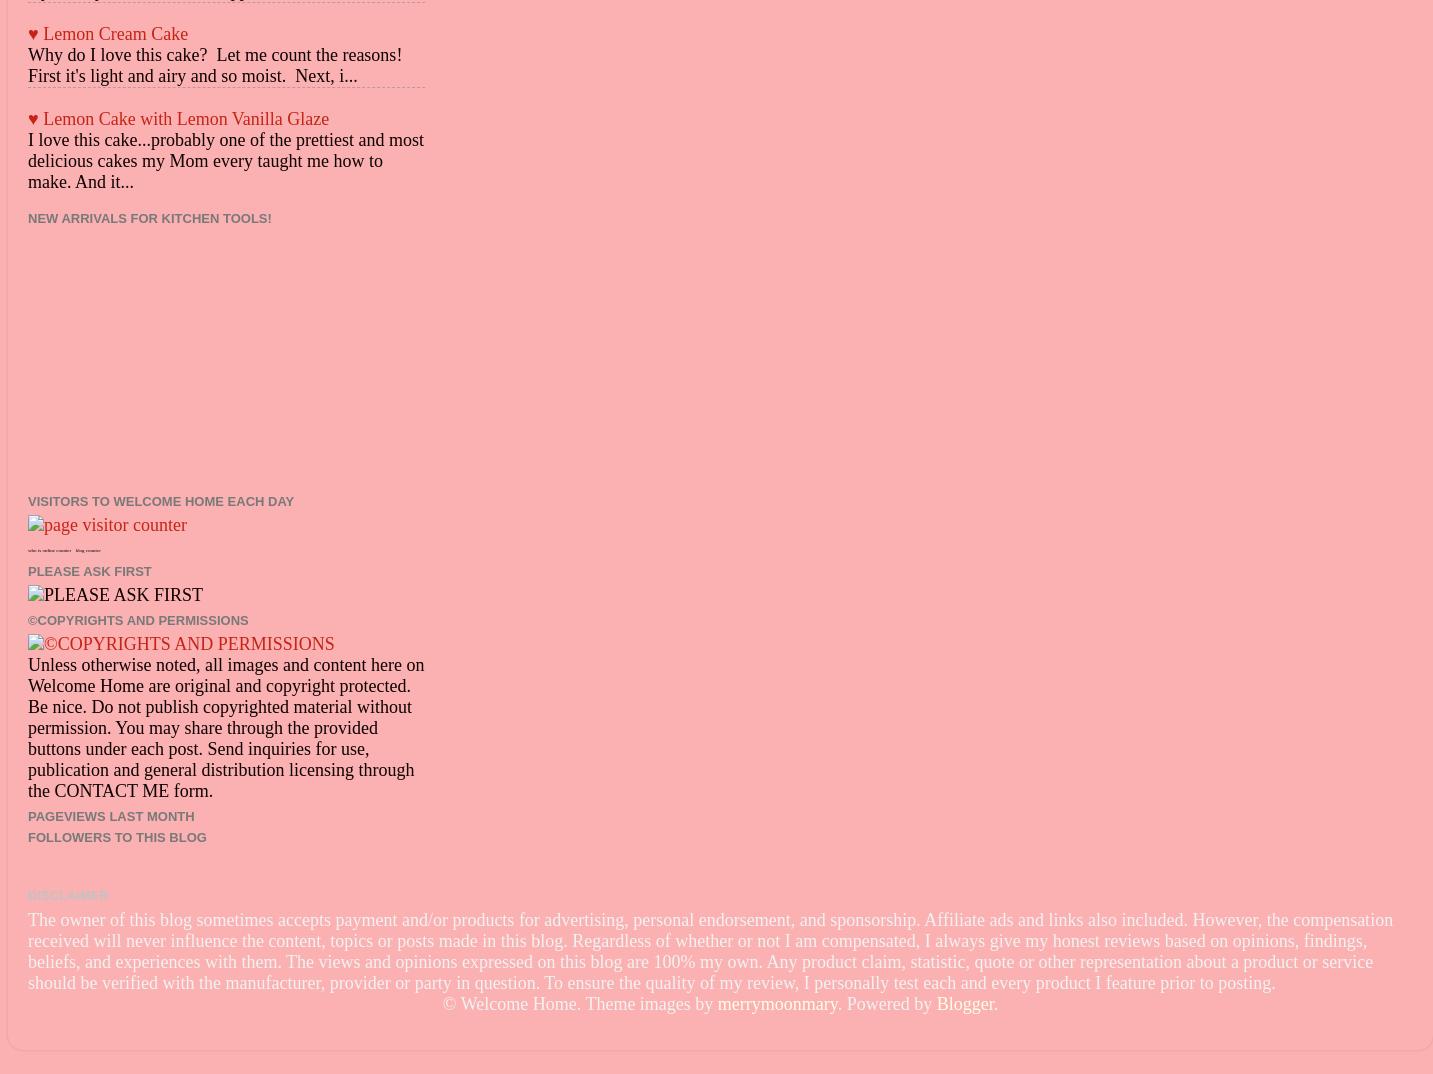  What do you see at coordinates (935, 1002) in the screenshot?
I see `'Blogger'` at bounding box center [935, 1002].